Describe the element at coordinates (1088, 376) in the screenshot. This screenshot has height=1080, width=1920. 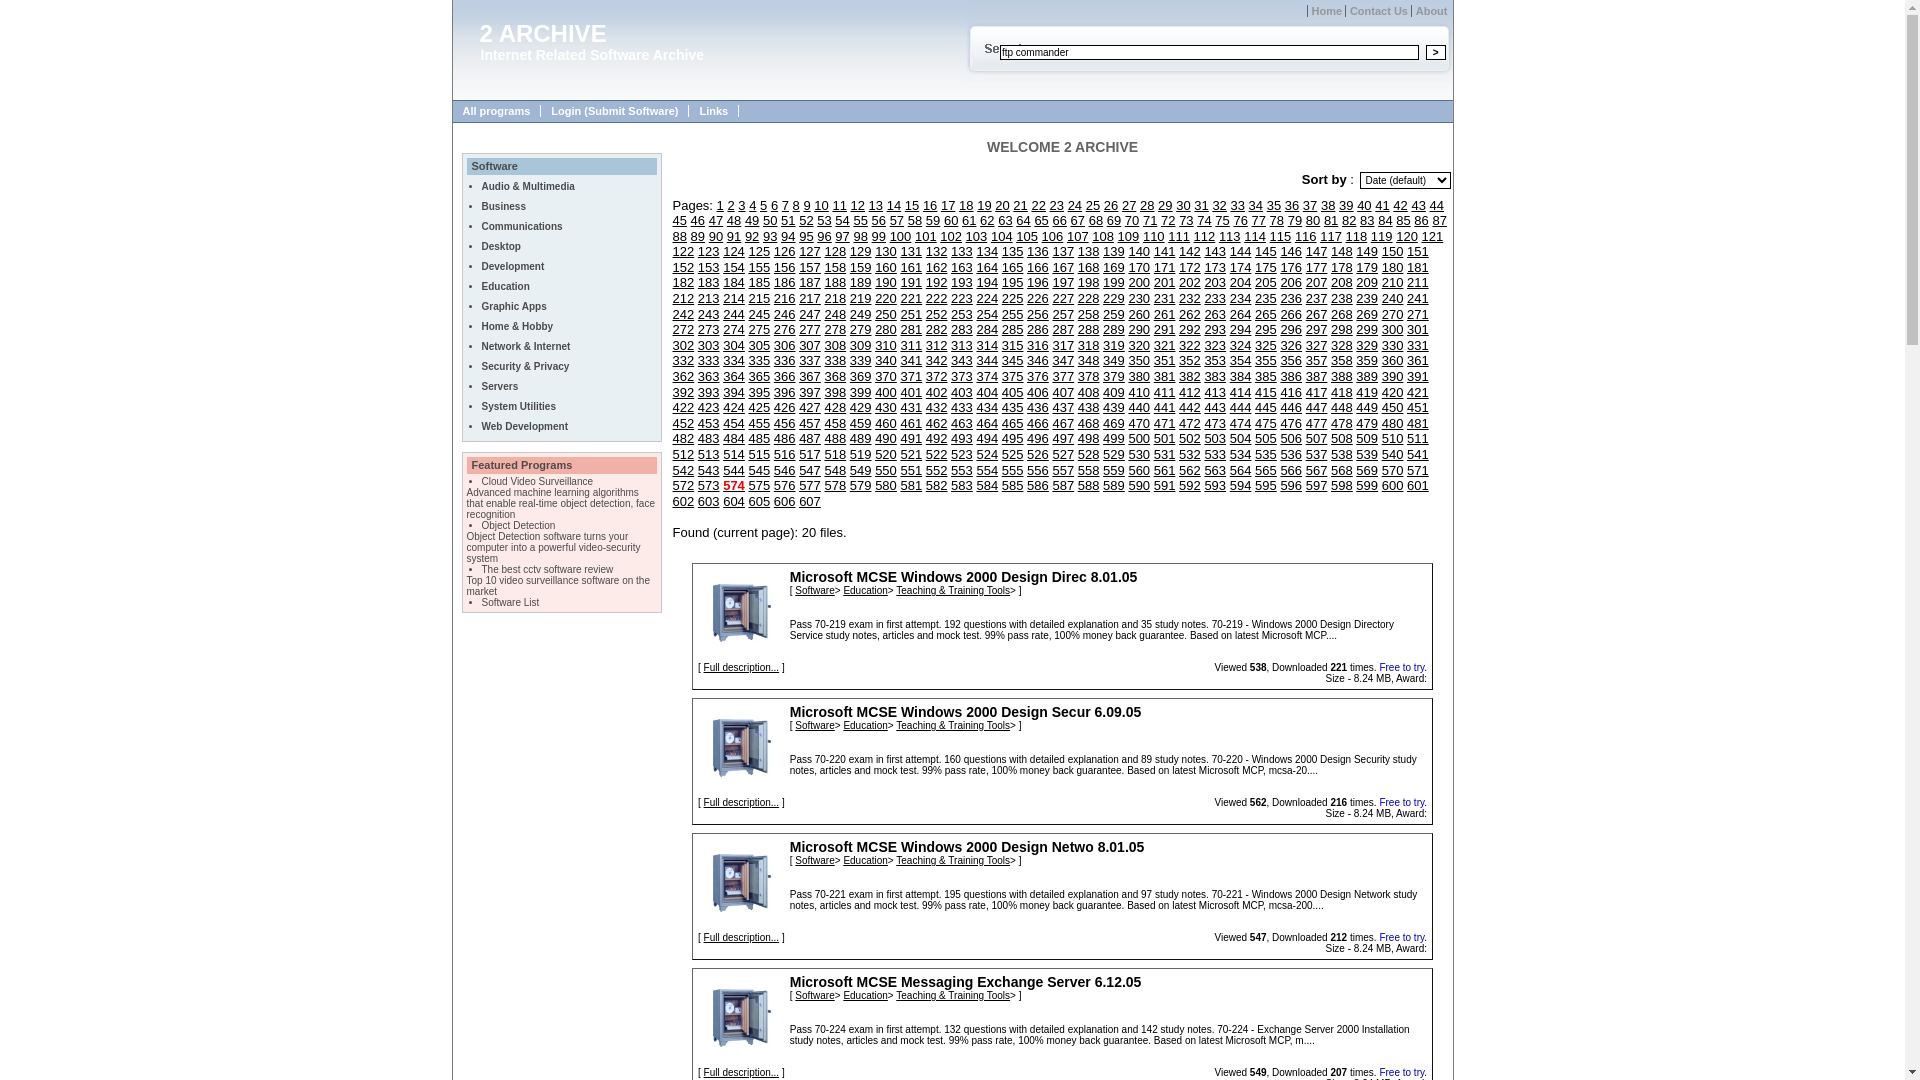
I see `'378'` at that location.